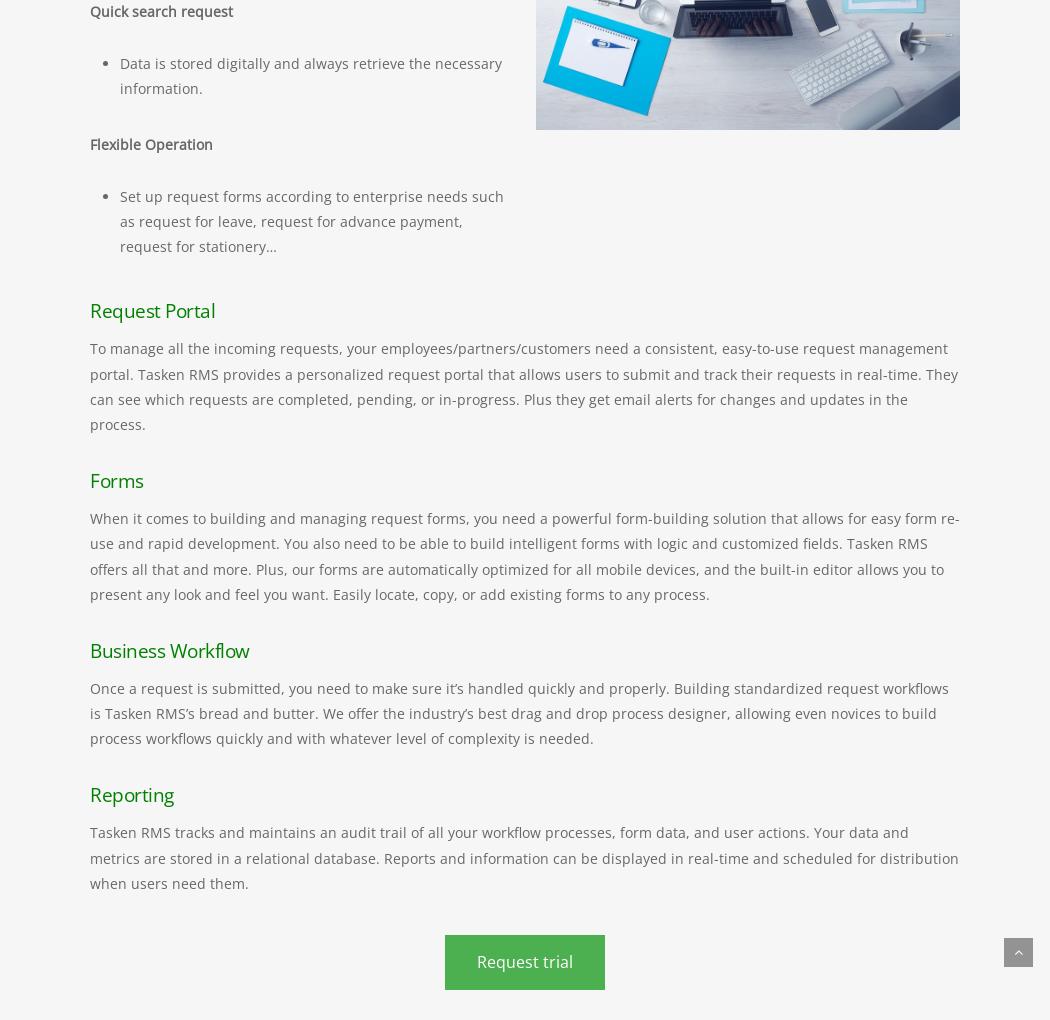 The height and width of the screenshot is (1020, 1050). What do you see at coordinates (89, 10) in the screenshot?
I see `'Quick search request'` at bounding box center [89, 10].